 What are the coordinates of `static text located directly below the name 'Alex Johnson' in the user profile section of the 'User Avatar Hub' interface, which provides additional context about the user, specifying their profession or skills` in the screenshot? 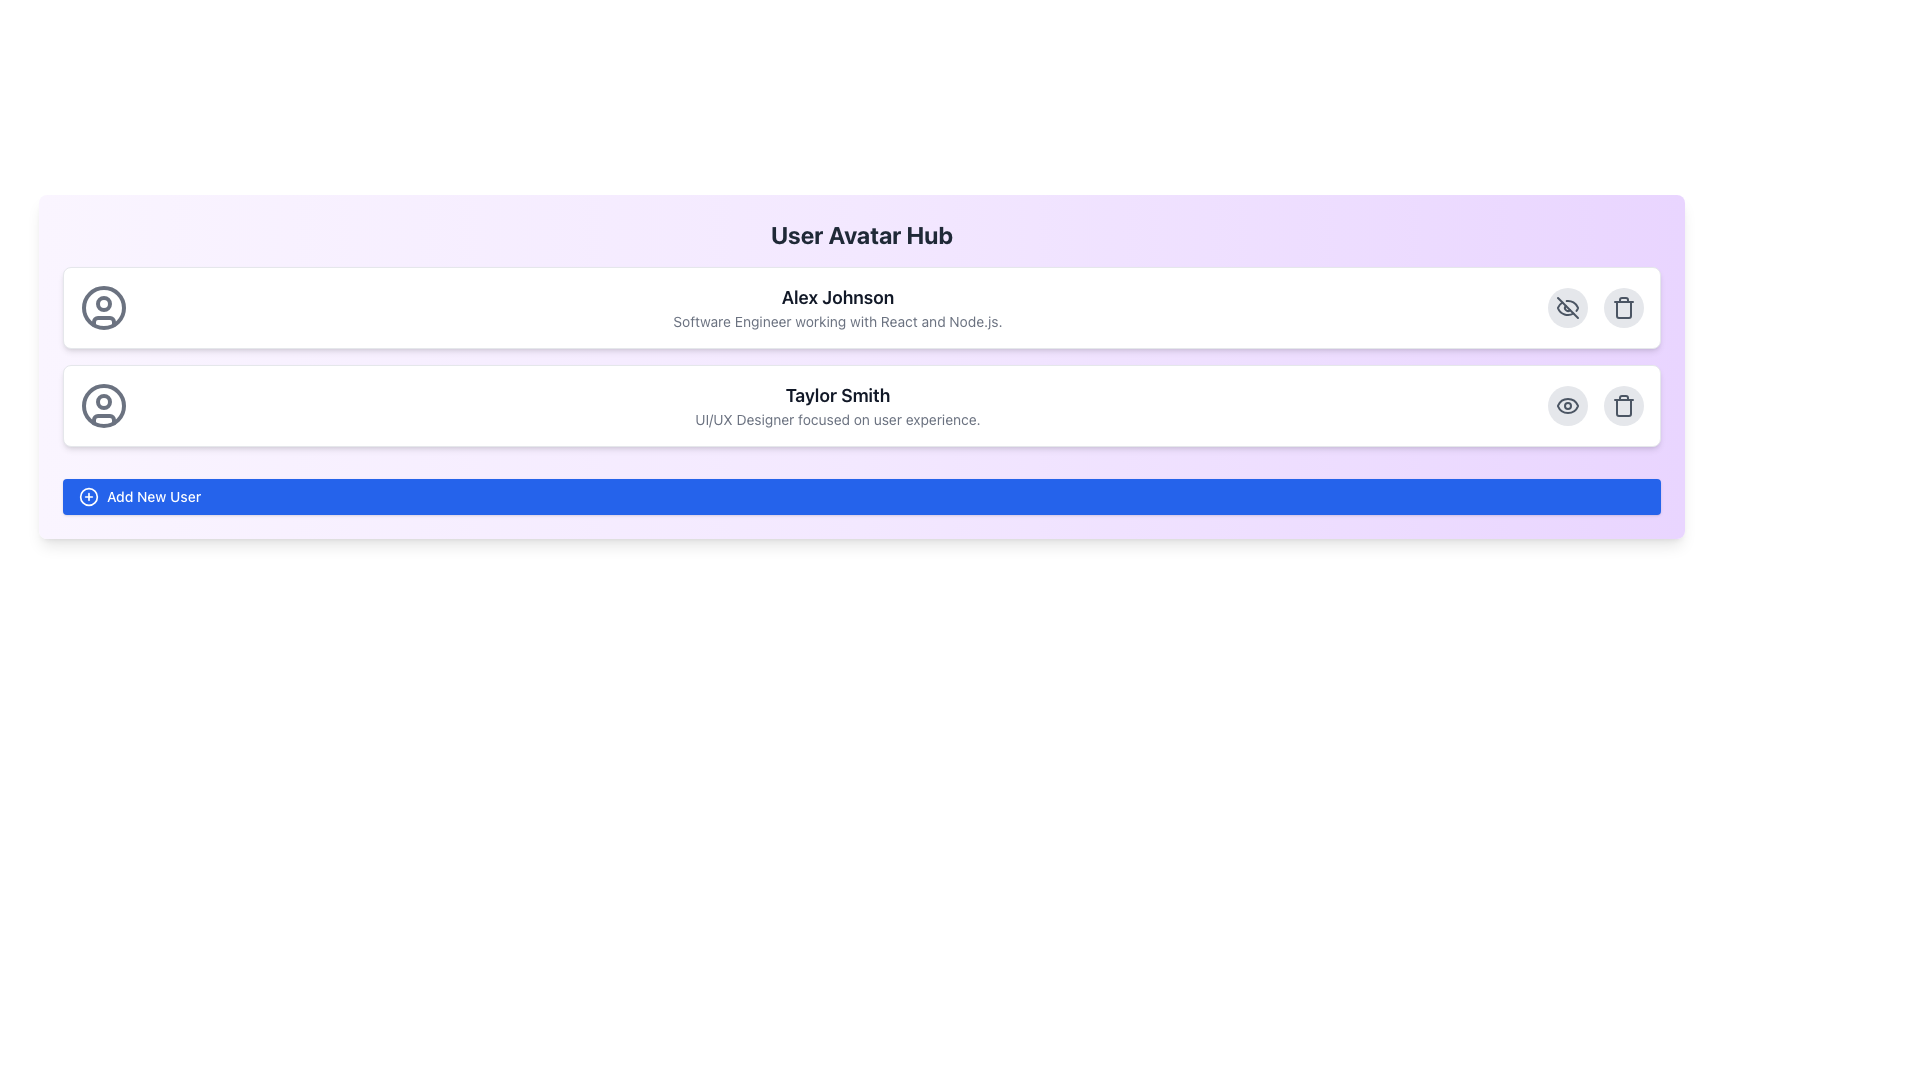 It's located at (838, 320).